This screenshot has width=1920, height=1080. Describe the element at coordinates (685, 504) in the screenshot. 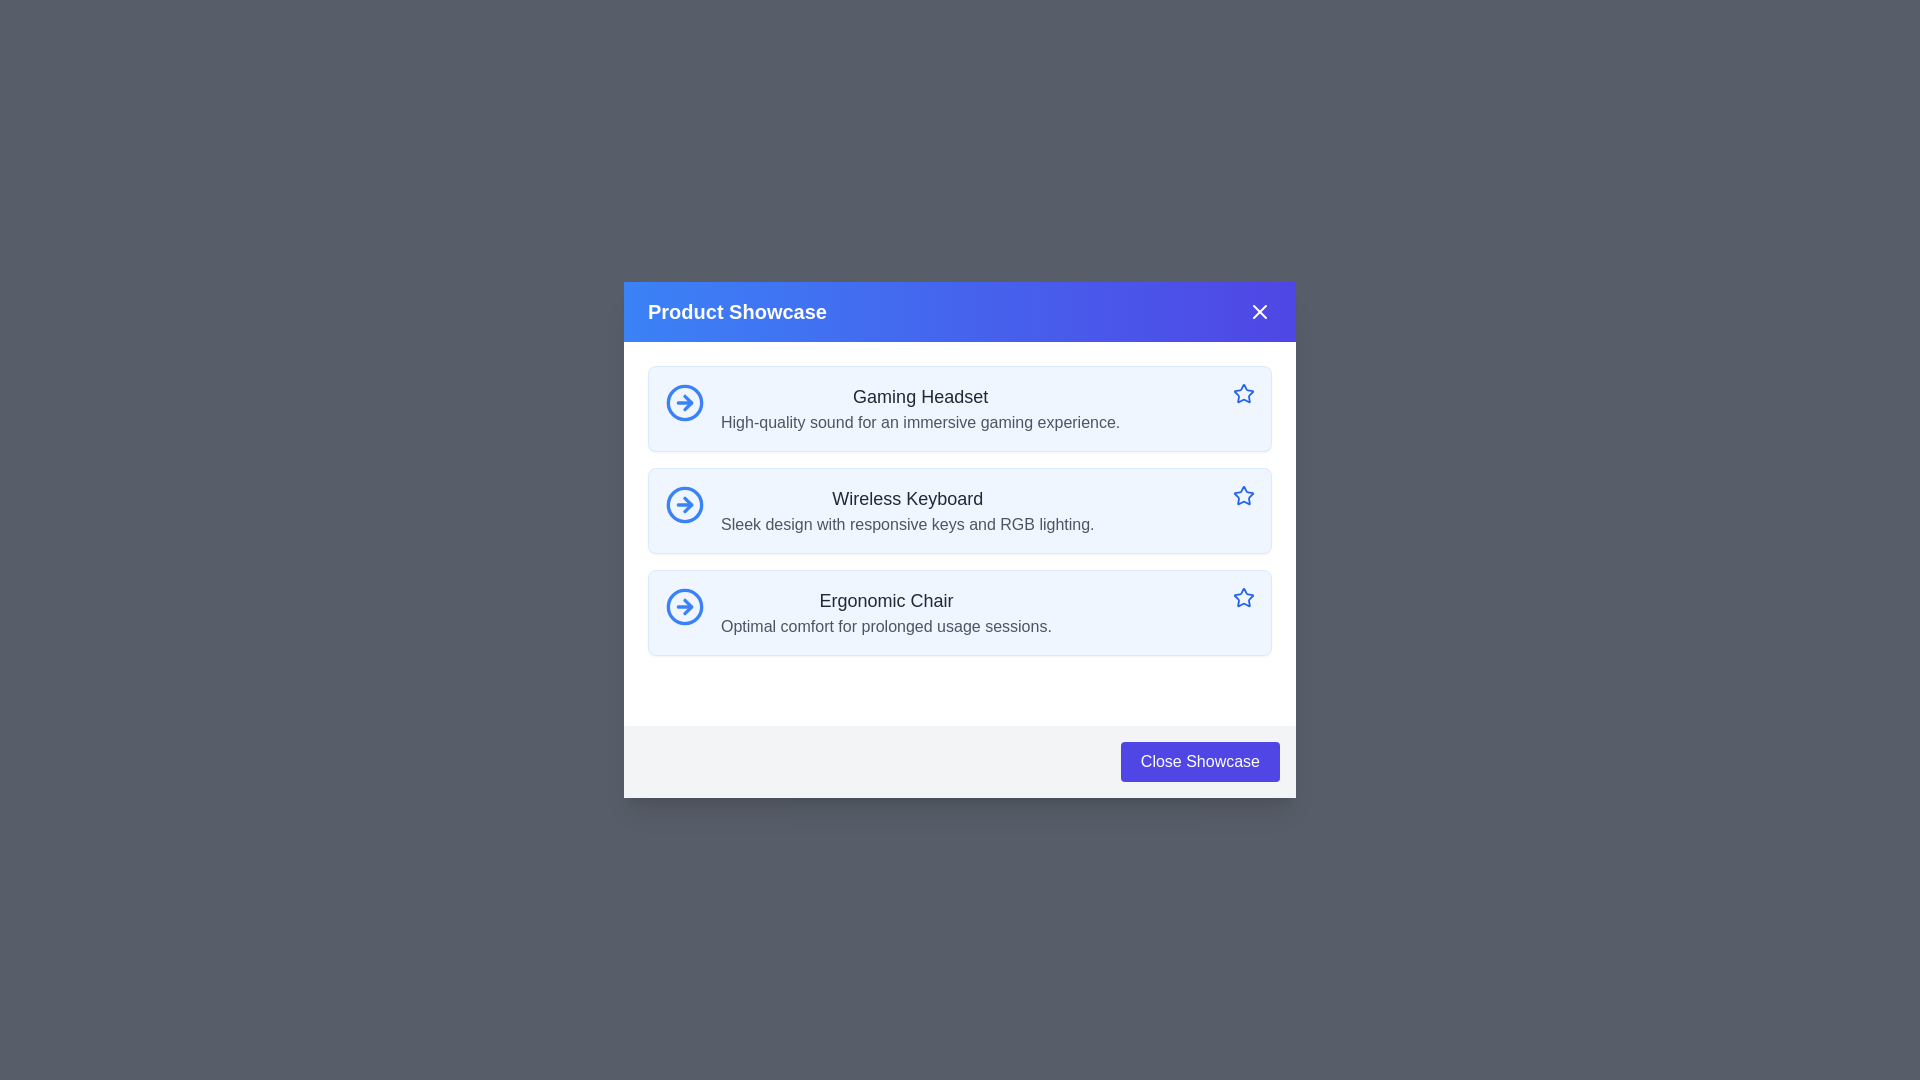

I see `the navigation icon for the 'Wireless Keyboard' product, which is located towards the left part of its list item, beside the product title and description` at that location.